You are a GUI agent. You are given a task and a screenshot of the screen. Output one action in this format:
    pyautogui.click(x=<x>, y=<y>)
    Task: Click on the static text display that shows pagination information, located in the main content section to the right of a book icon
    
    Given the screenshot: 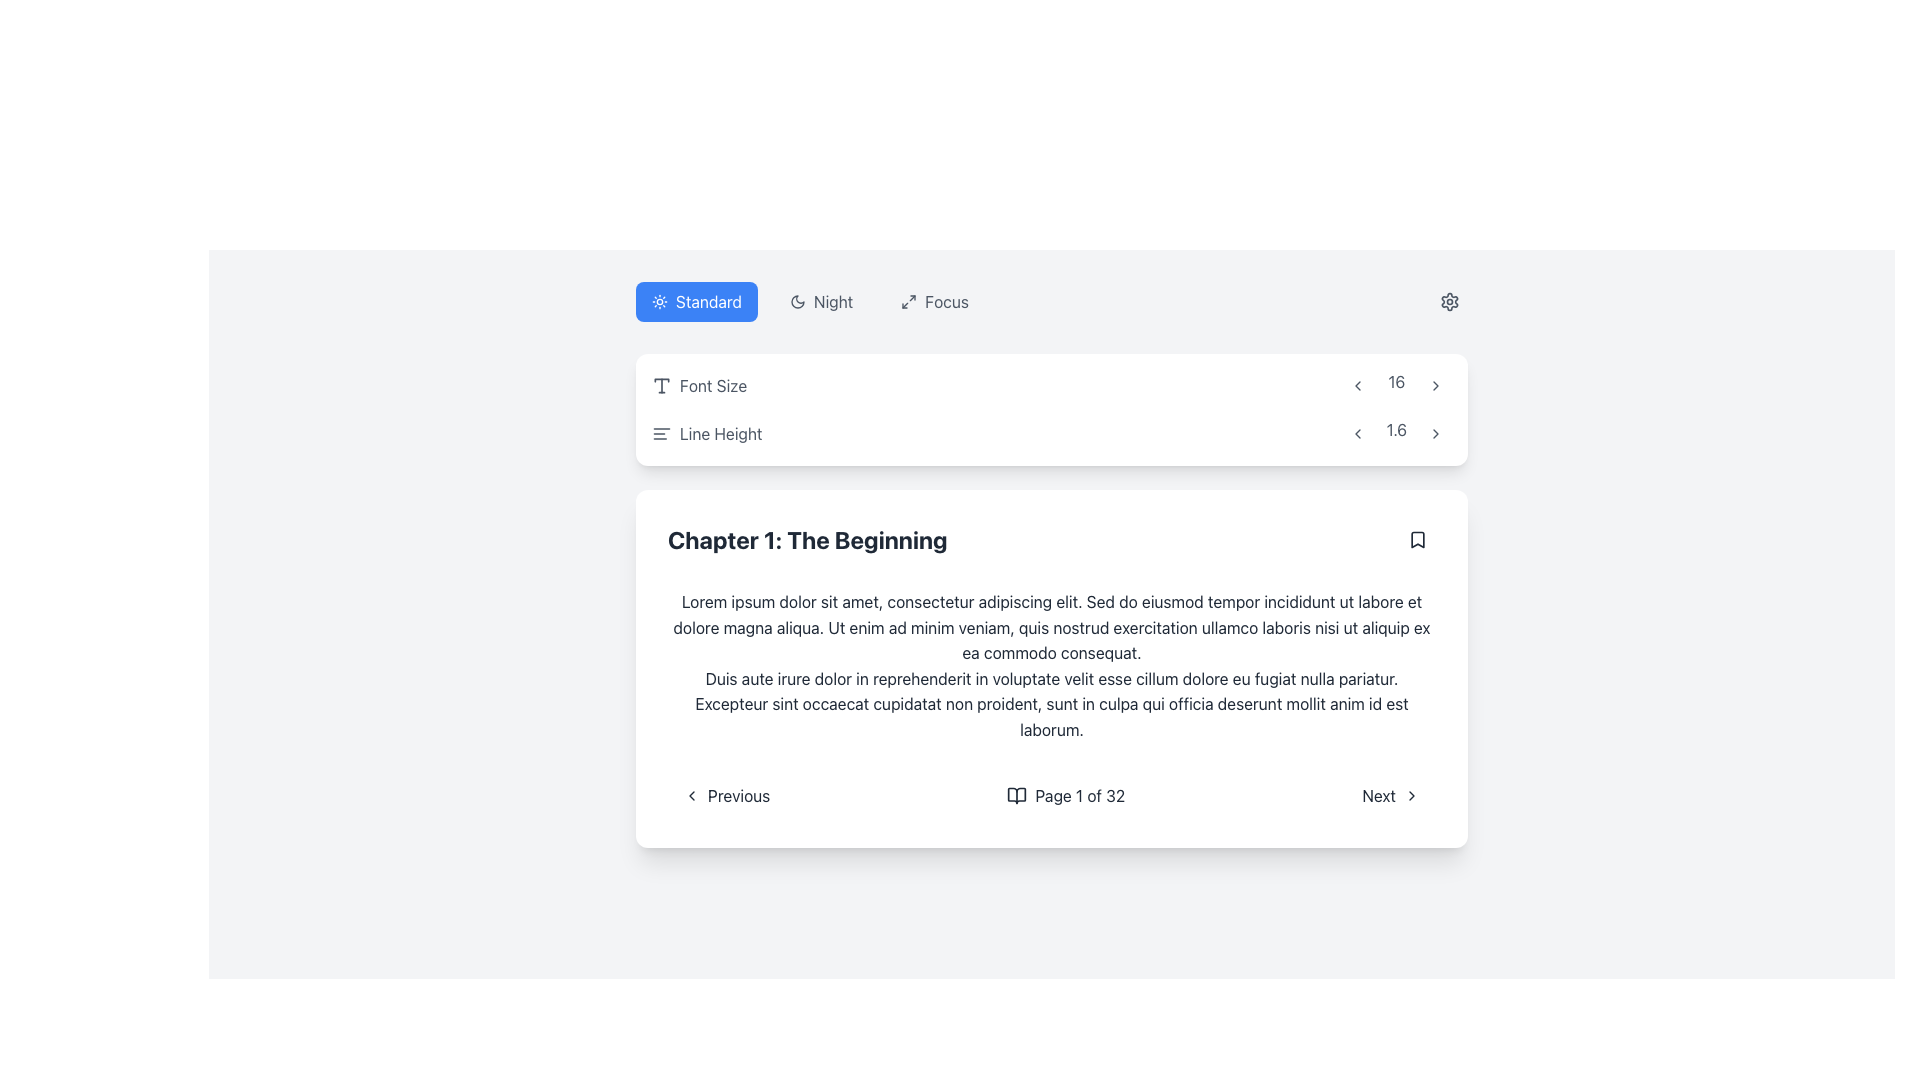 What is the action you would take?
    pyautogui.click(x=1079, y=794)
    